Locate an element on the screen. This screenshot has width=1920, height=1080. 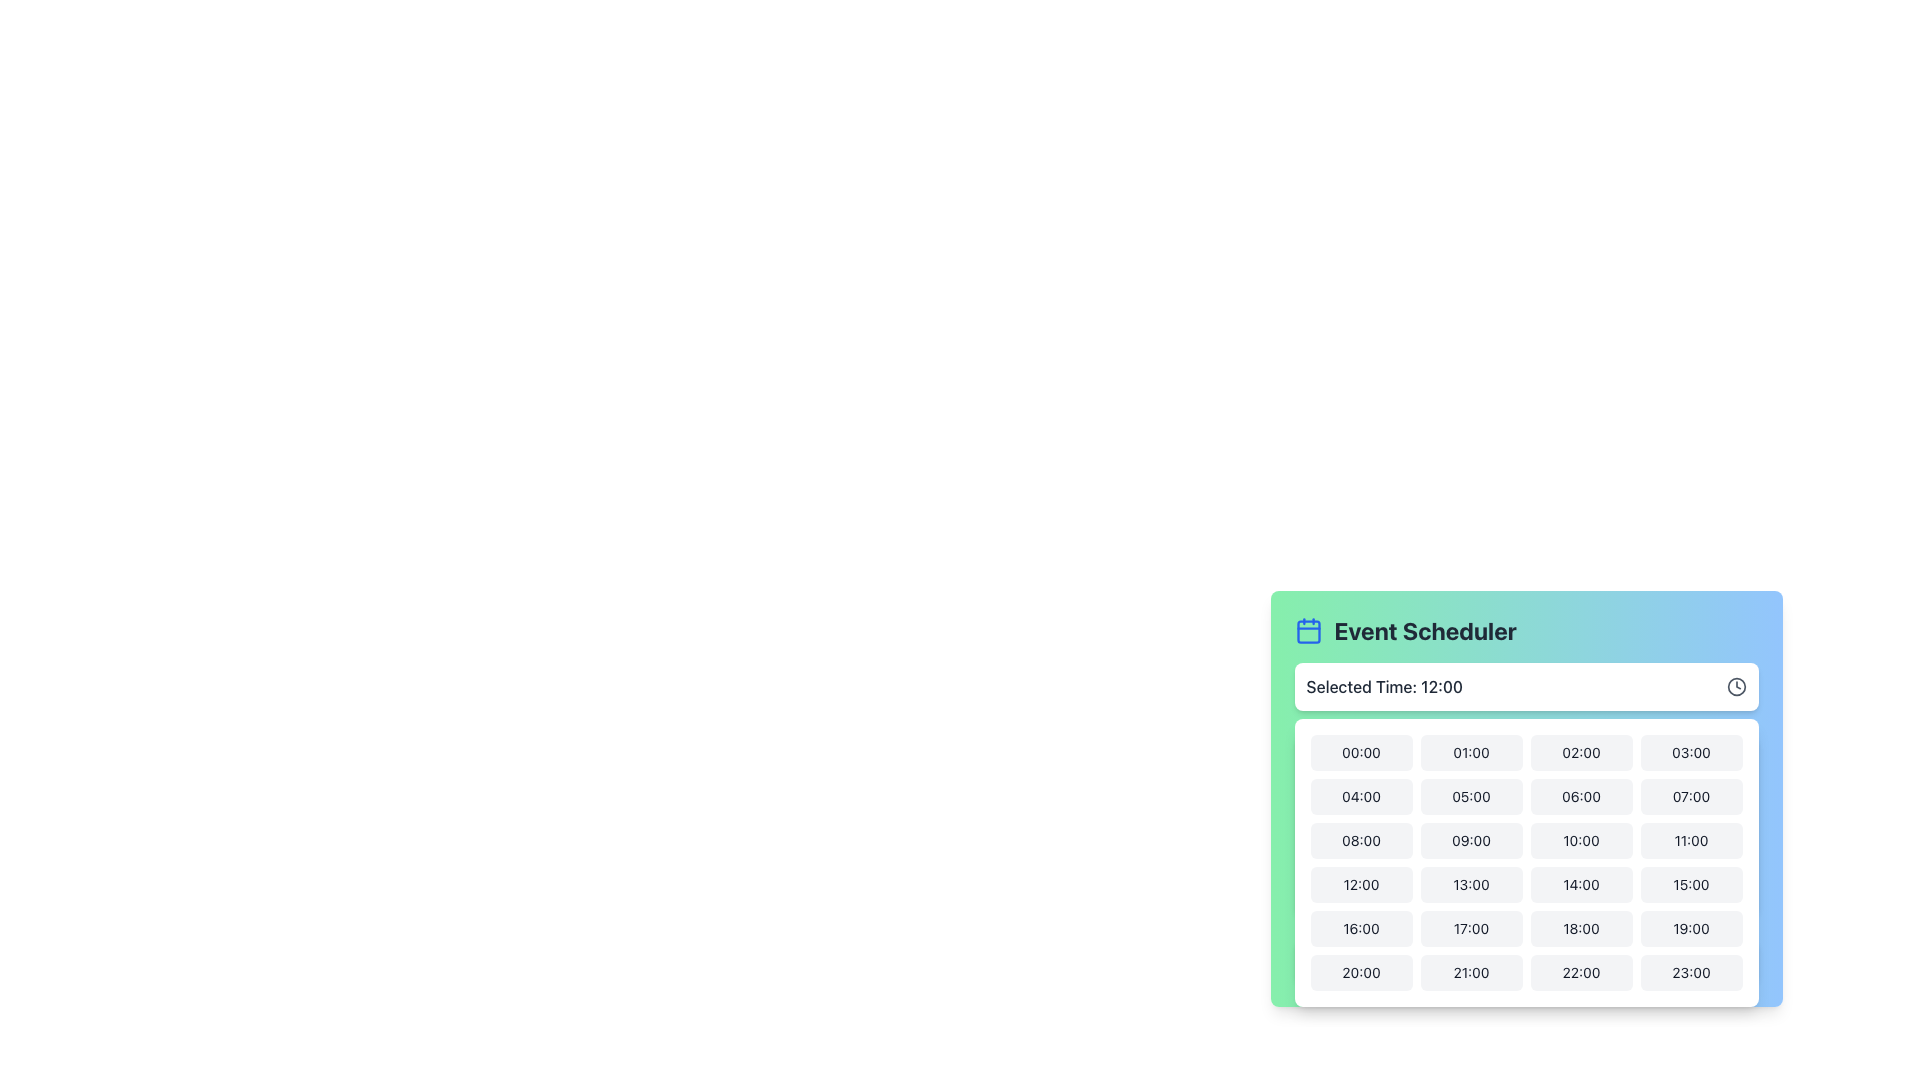
the button labeled '18:00' which is the third button in the fifth row of the Event Scheduler grid is located at coordinates (1580, 929).